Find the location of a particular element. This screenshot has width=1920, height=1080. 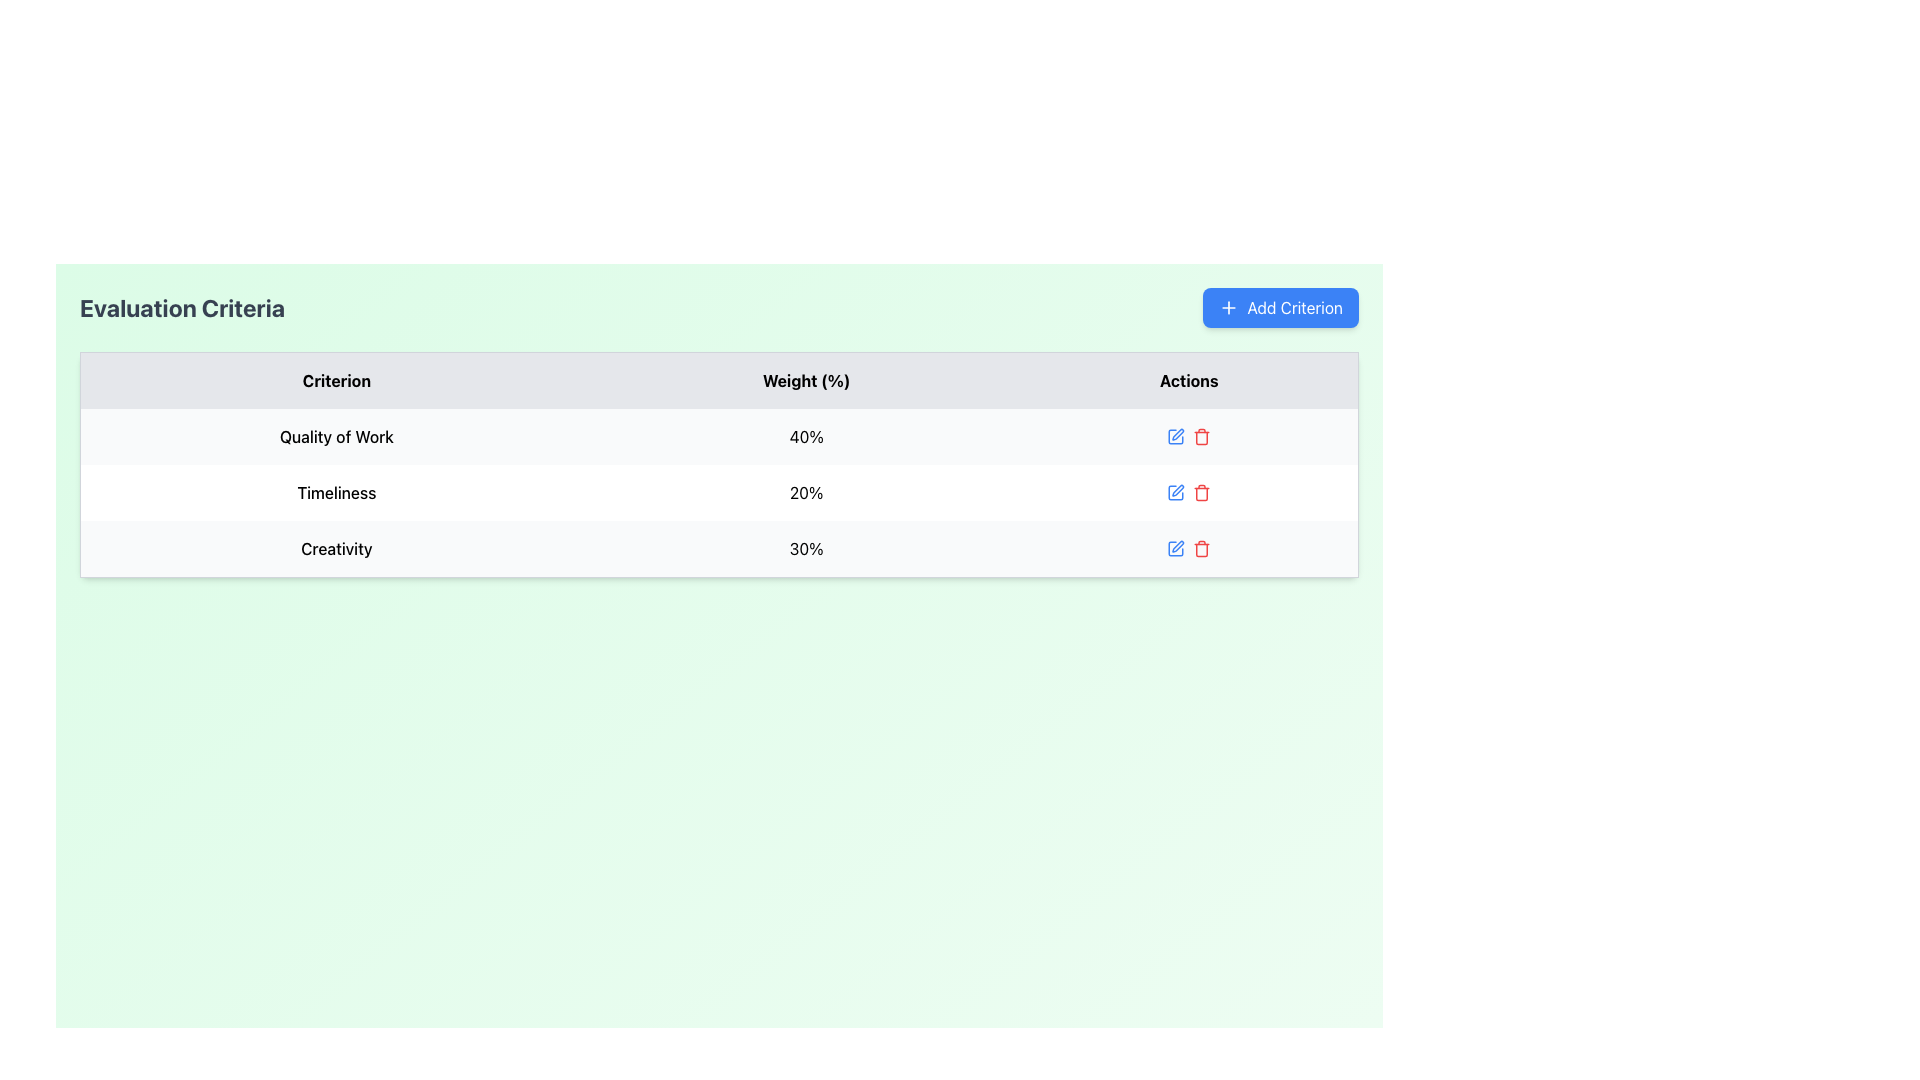

the table header cell indicating weights as percentages, which is located in the second column of the header row, between the 'Criterion' and 'Actions' cells is located at coordinates (806, 380).